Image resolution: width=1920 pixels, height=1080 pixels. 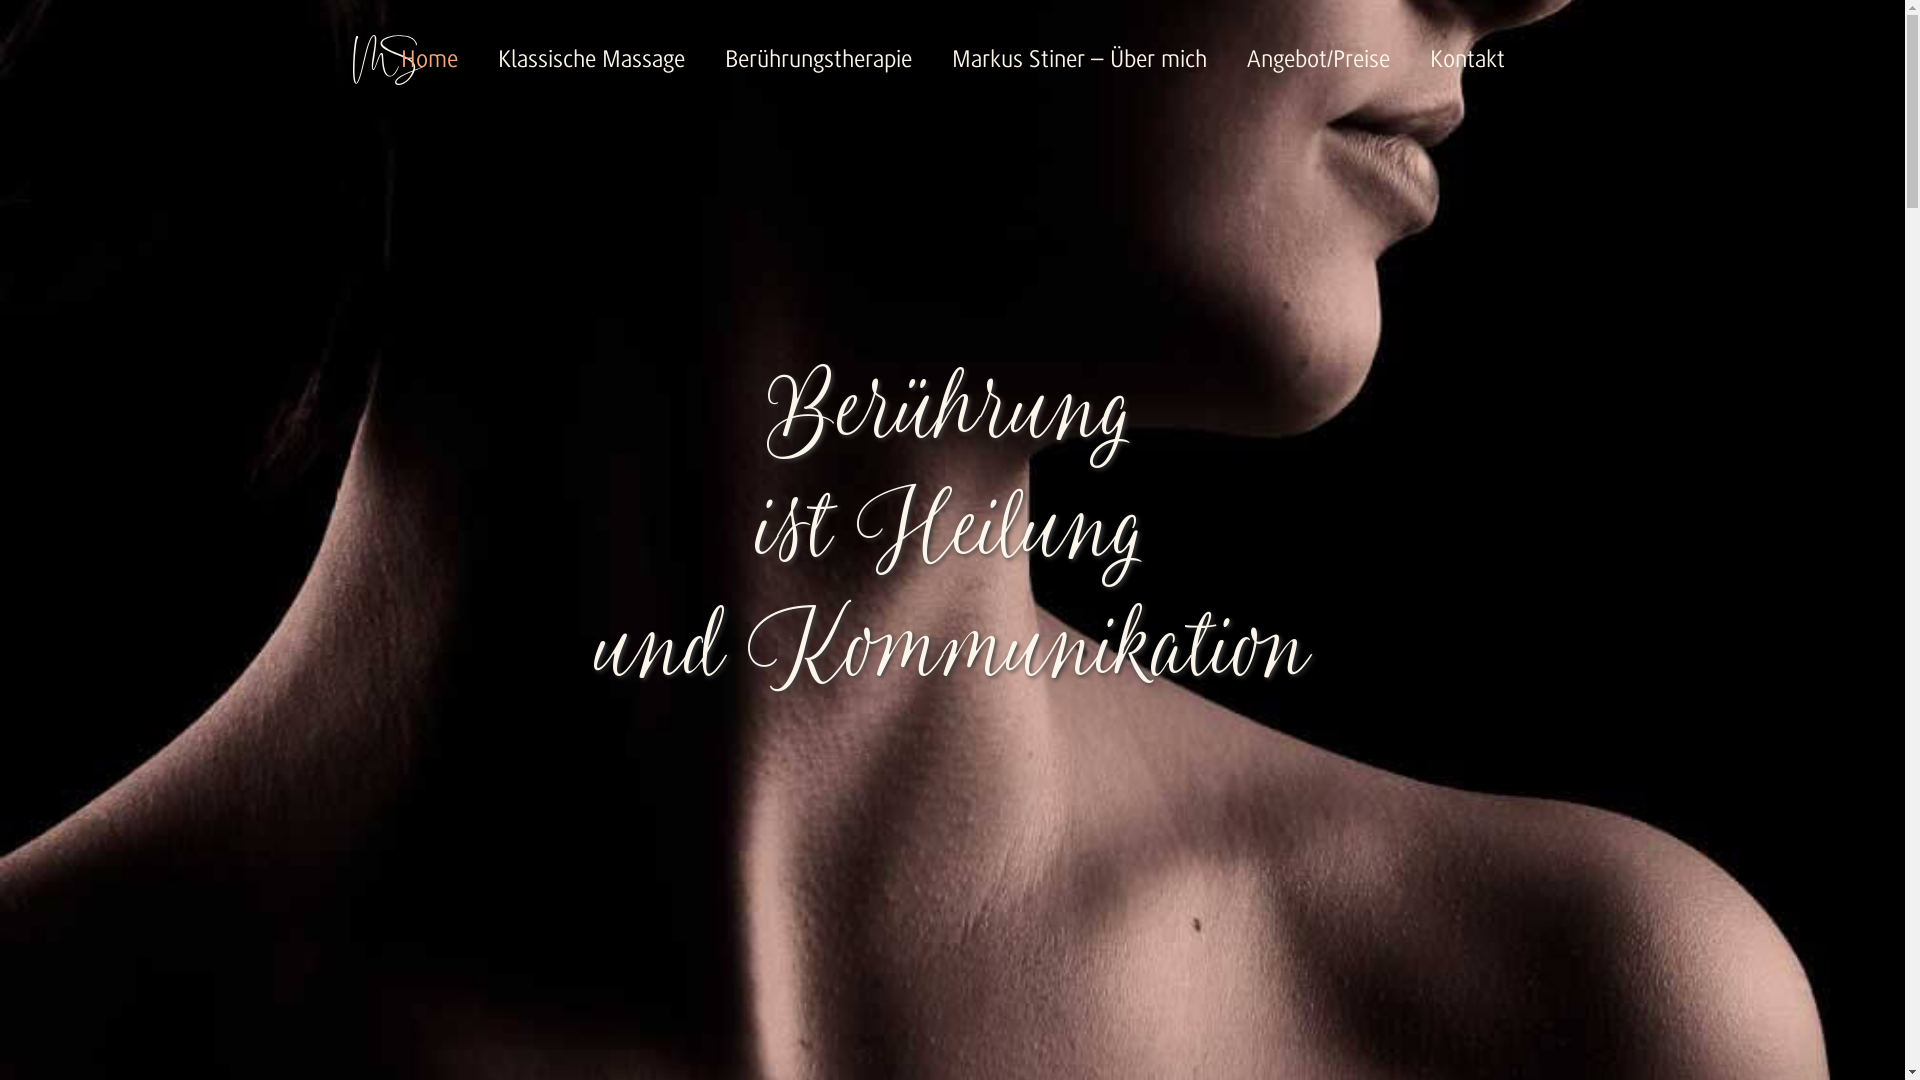 I want to click on 'Kontakt', so click(x=1409, y=59).